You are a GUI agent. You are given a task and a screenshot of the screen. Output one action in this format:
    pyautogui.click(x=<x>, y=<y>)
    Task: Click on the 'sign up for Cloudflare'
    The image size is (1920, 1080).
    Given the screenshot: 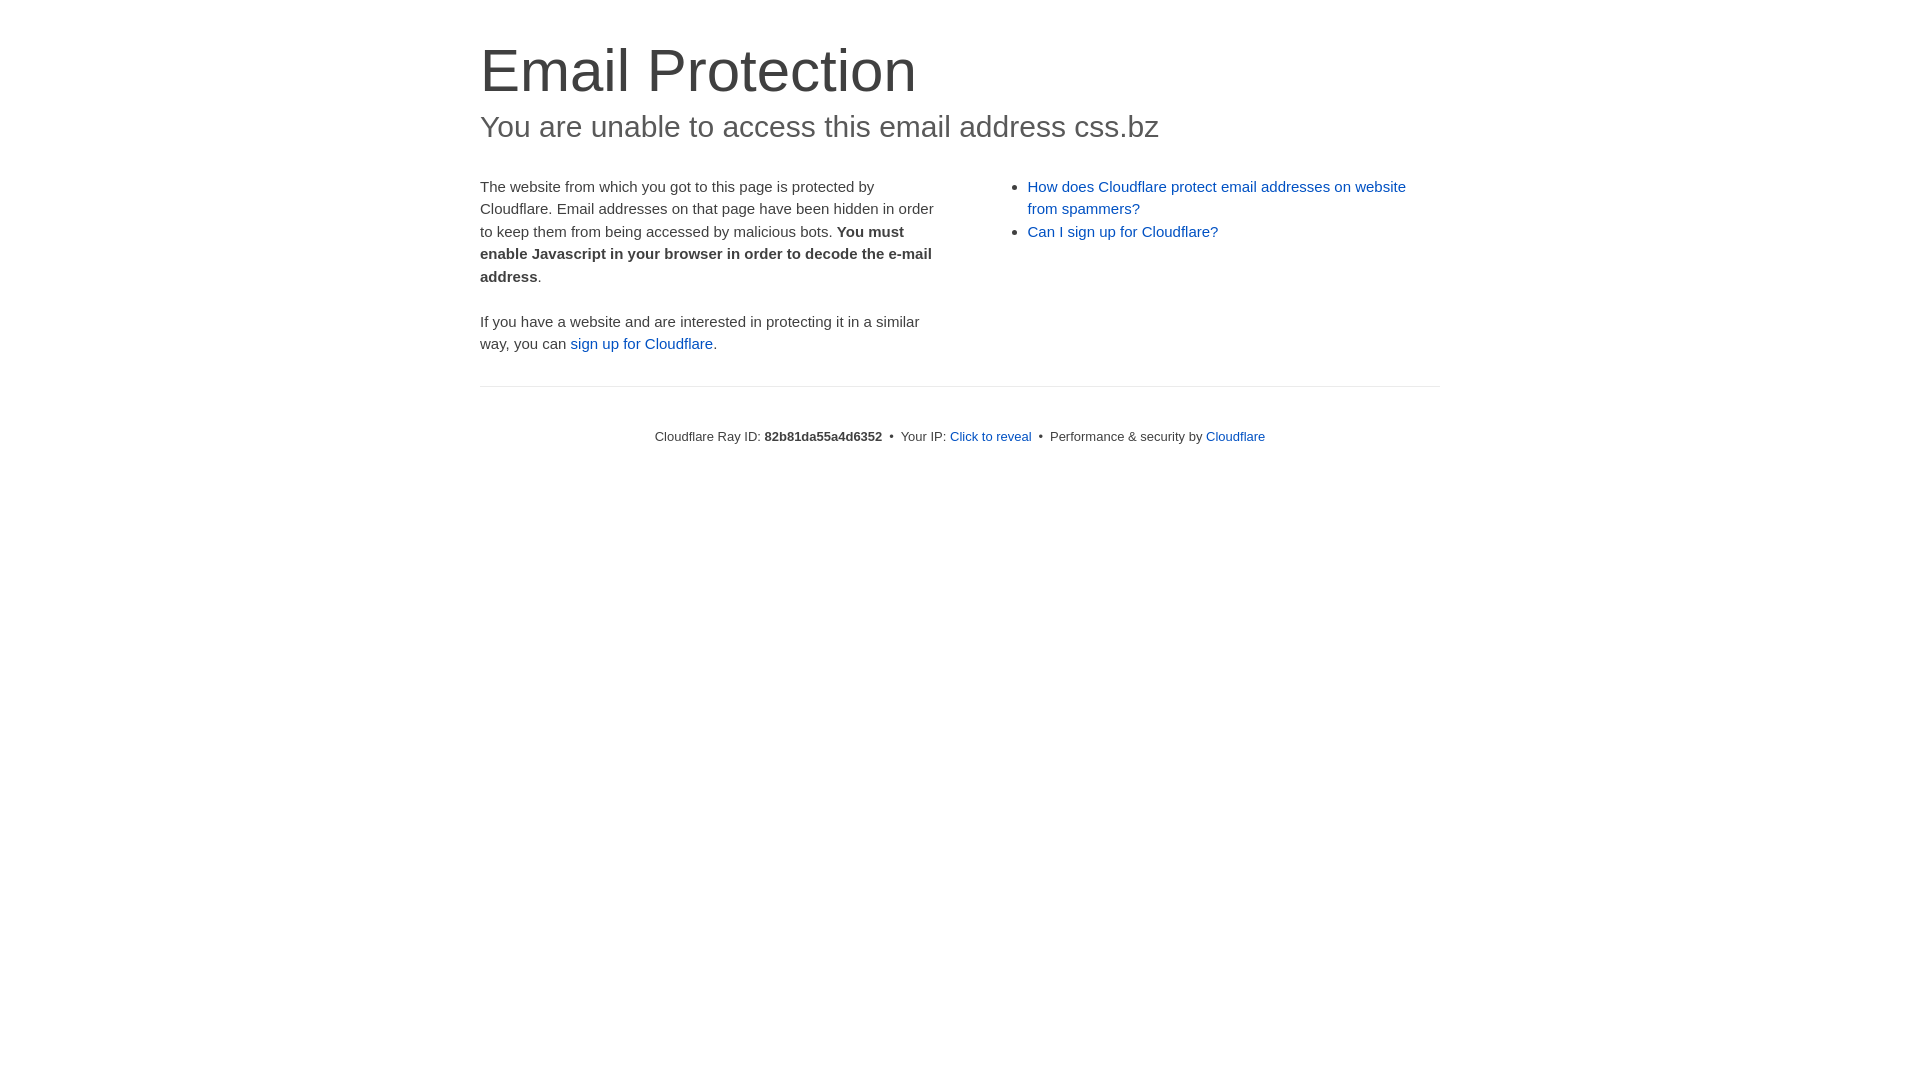 What is the action you would take?
    pyautogui.click(x=642, y=342)
    